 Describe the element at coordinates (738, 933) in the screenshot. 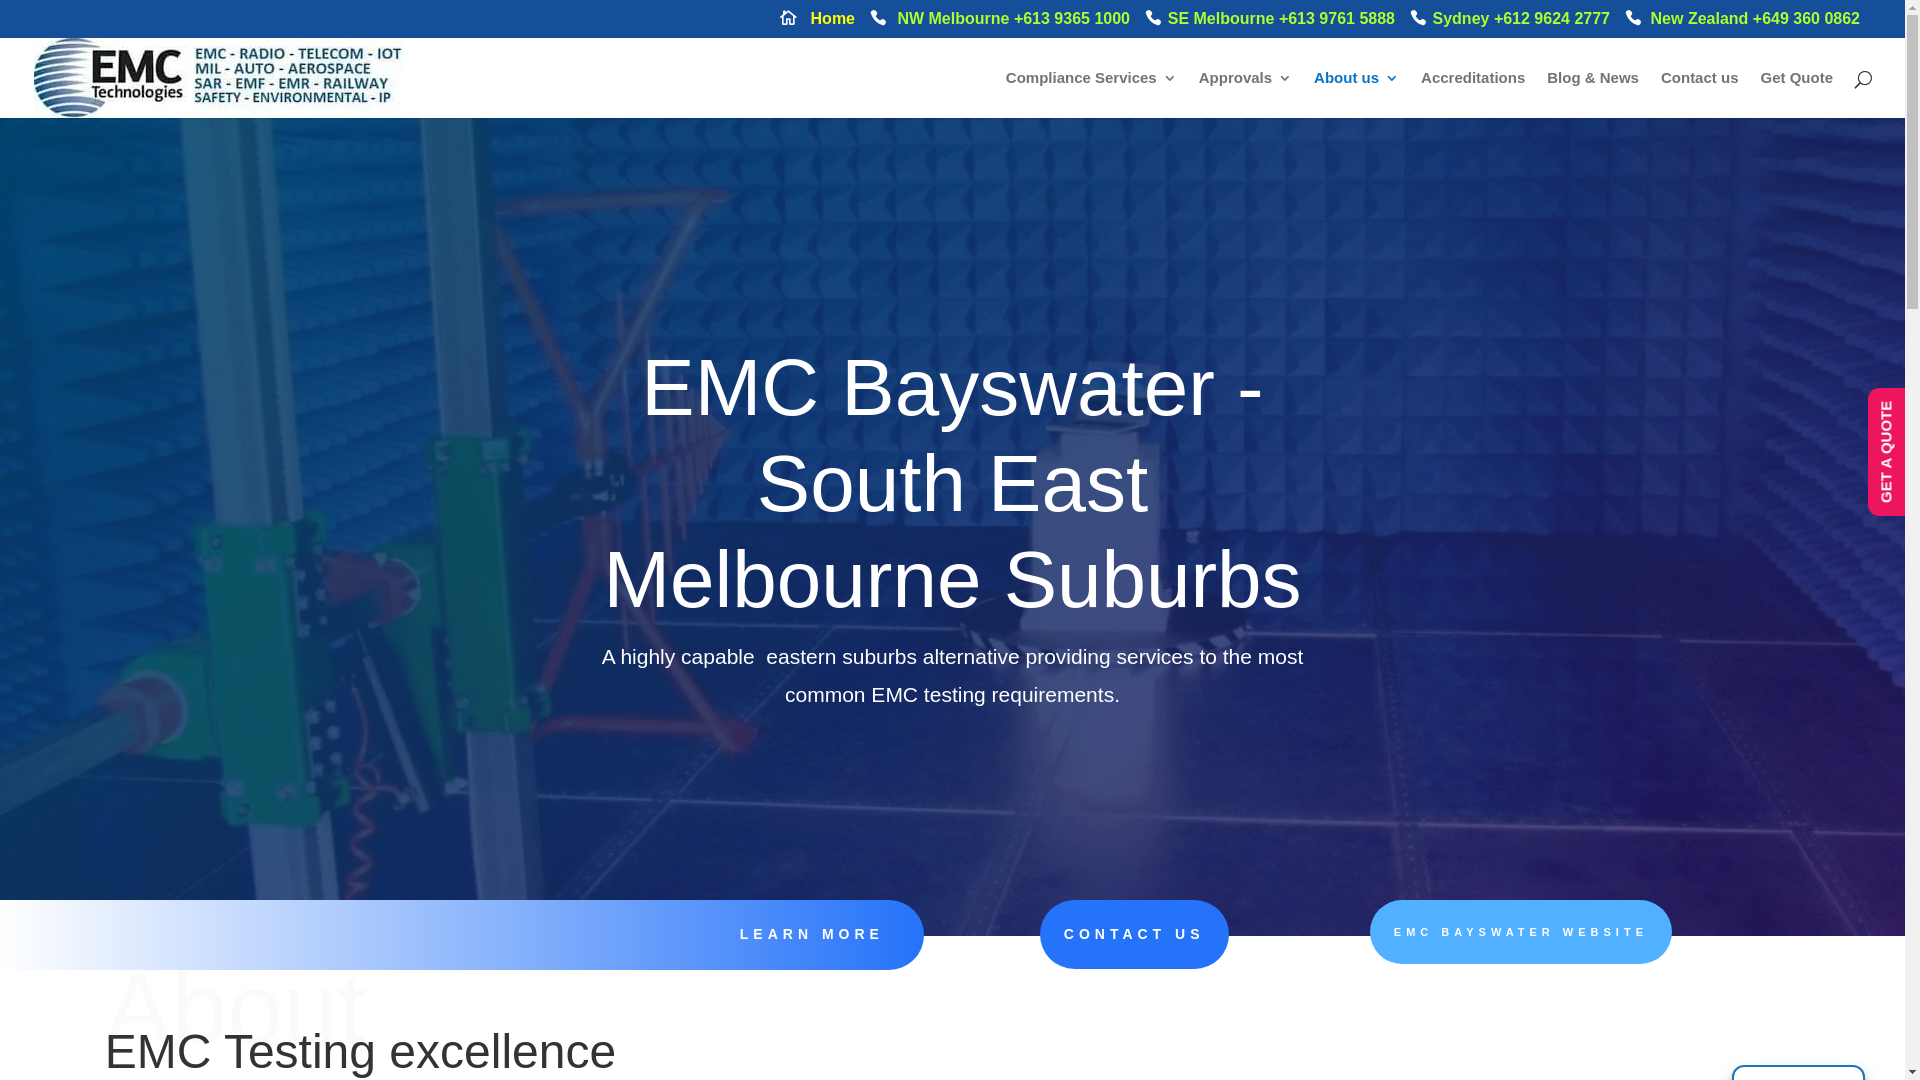

I see `'LEARN MORE'` at that location.